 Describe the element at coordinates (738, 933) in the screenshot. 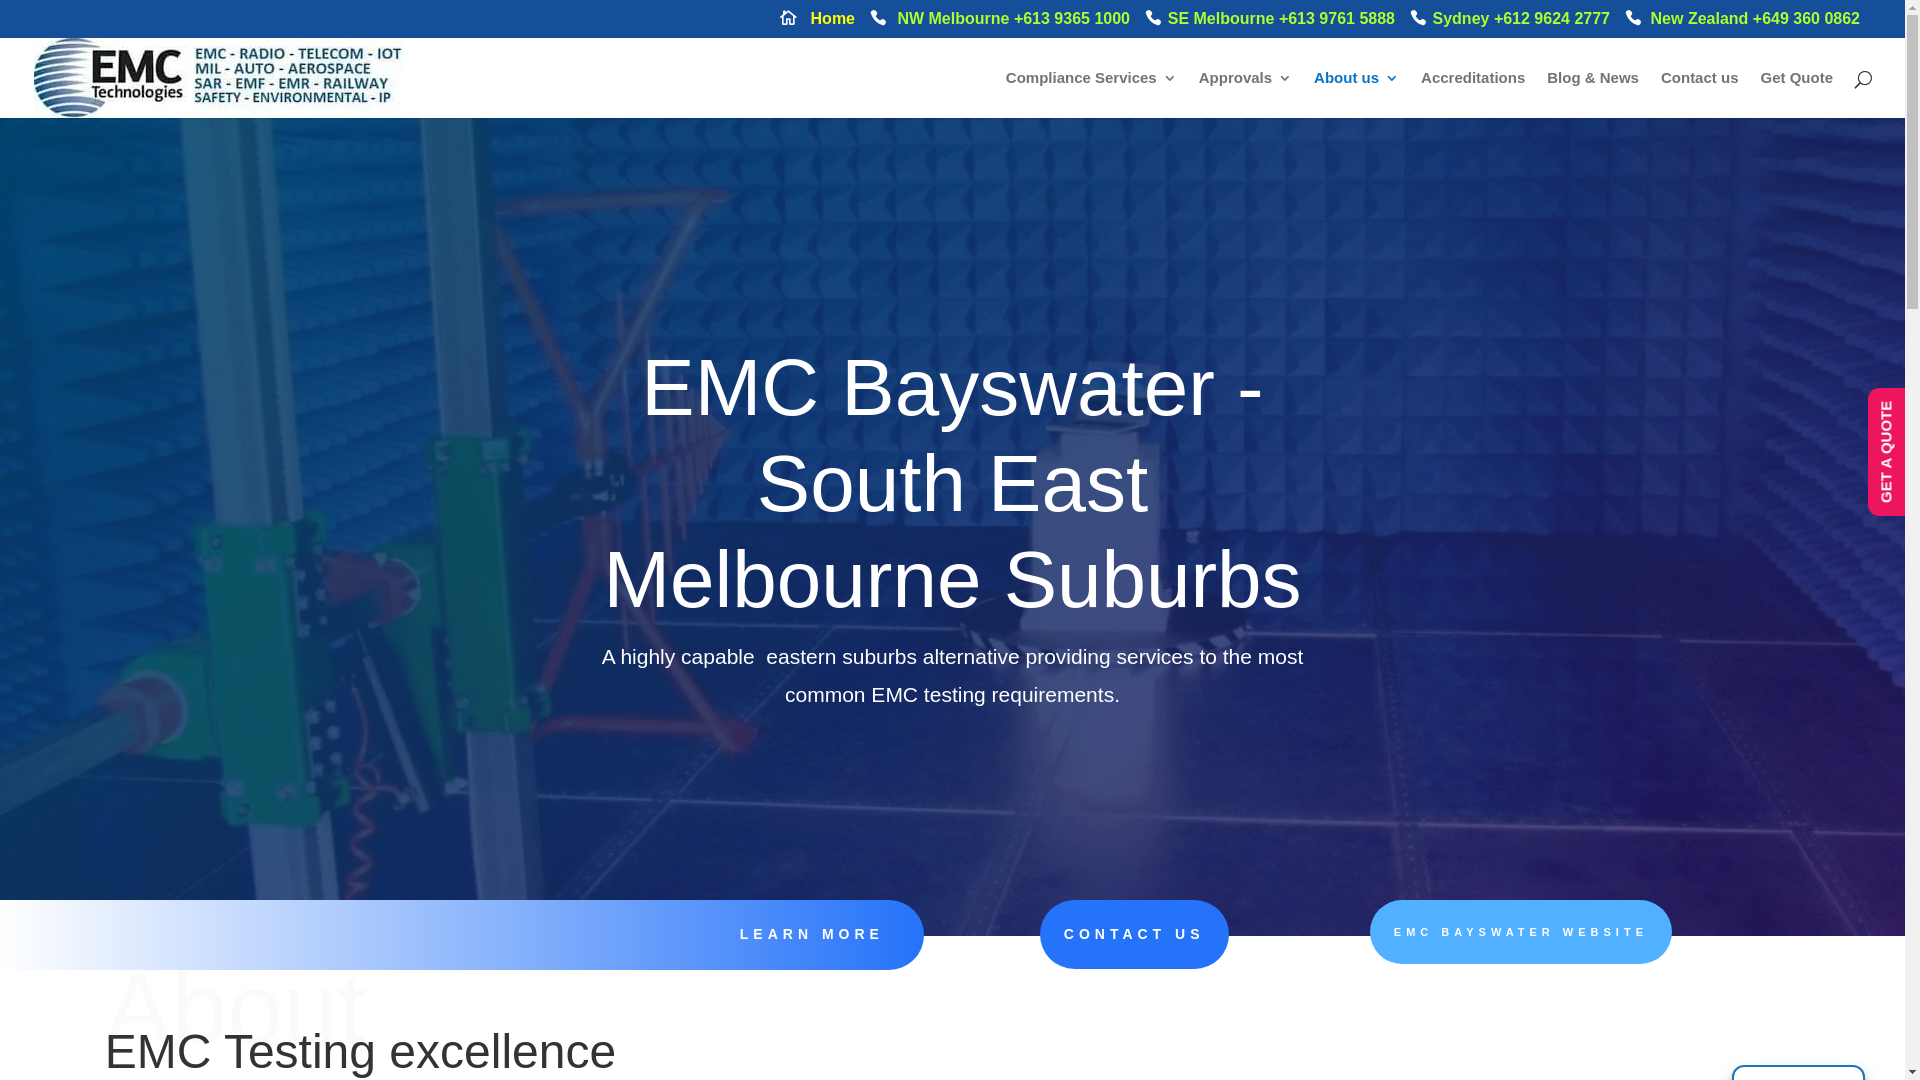

I see `'LEARN MORE'` at that location.